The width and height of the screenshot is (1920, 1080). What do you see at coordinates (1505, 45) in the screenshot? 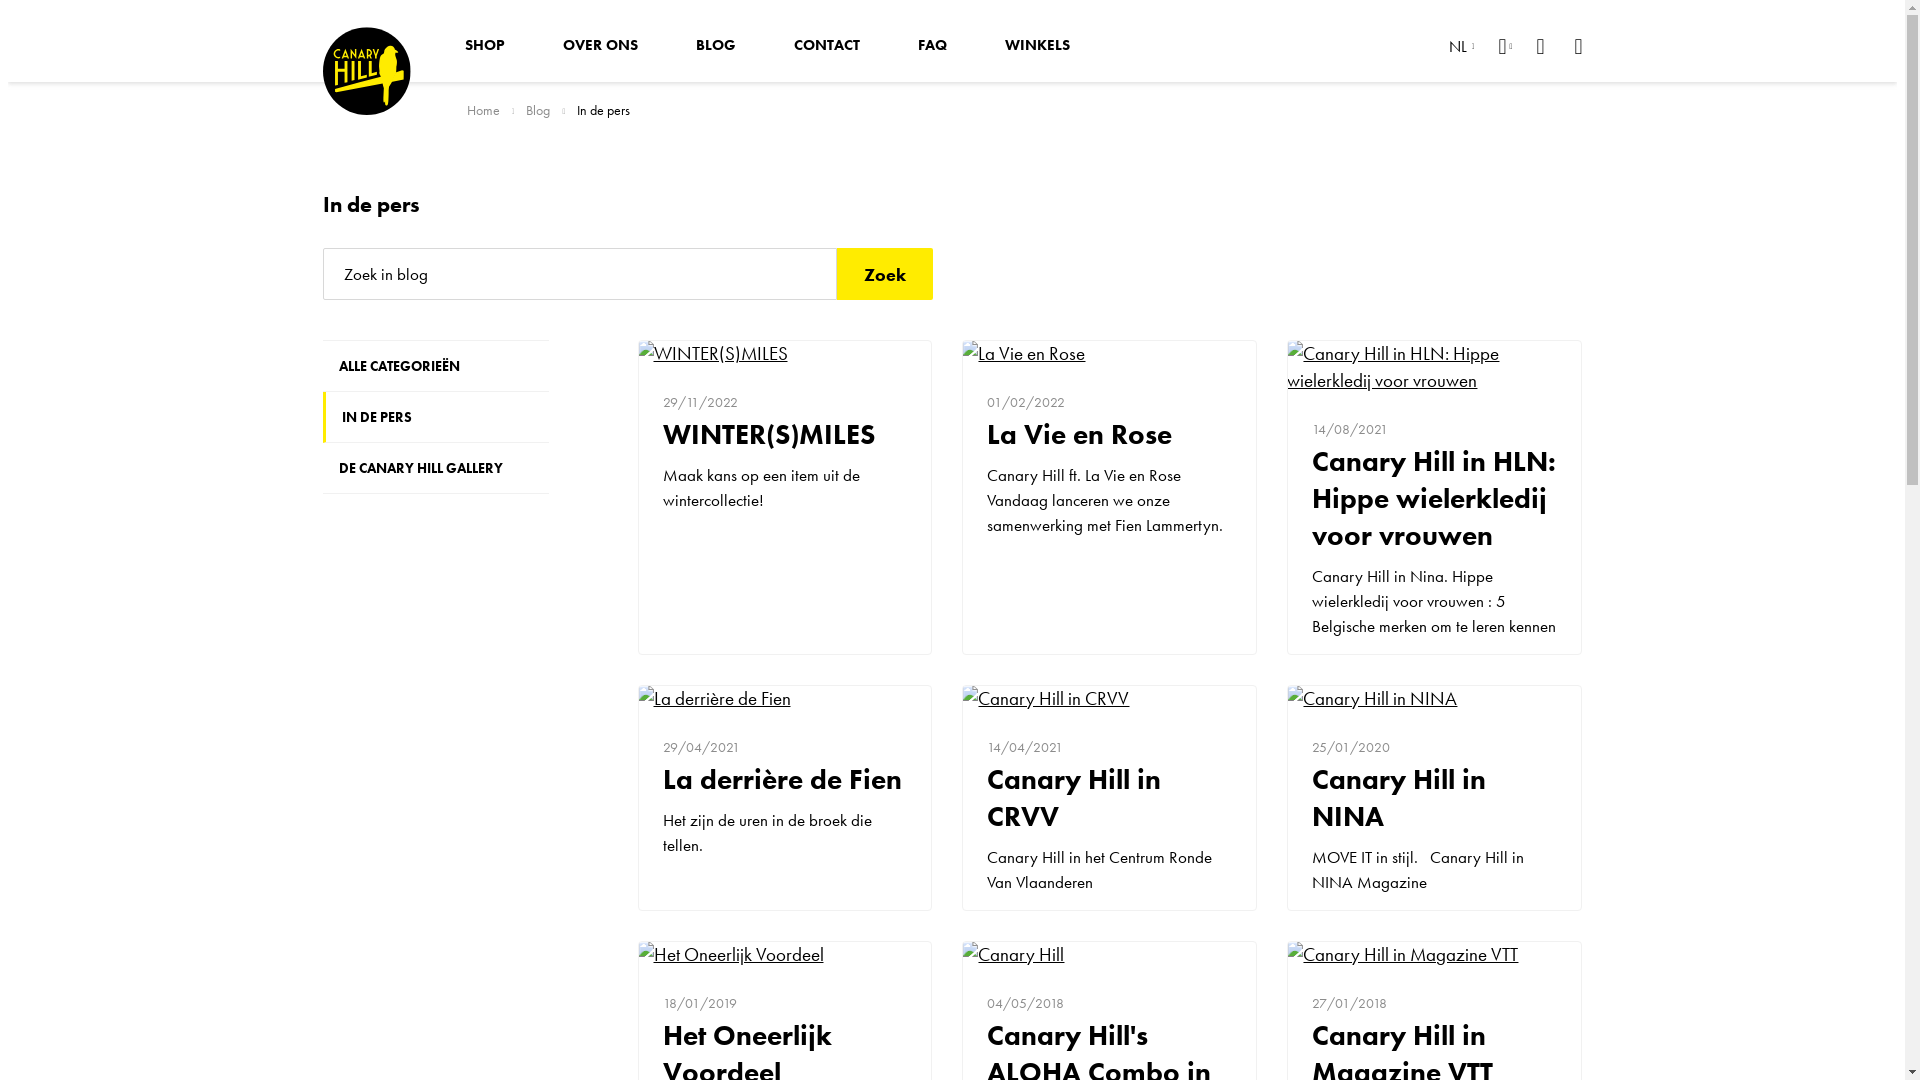
I see `'Mijn account'` at bounding box center [1505, 45].